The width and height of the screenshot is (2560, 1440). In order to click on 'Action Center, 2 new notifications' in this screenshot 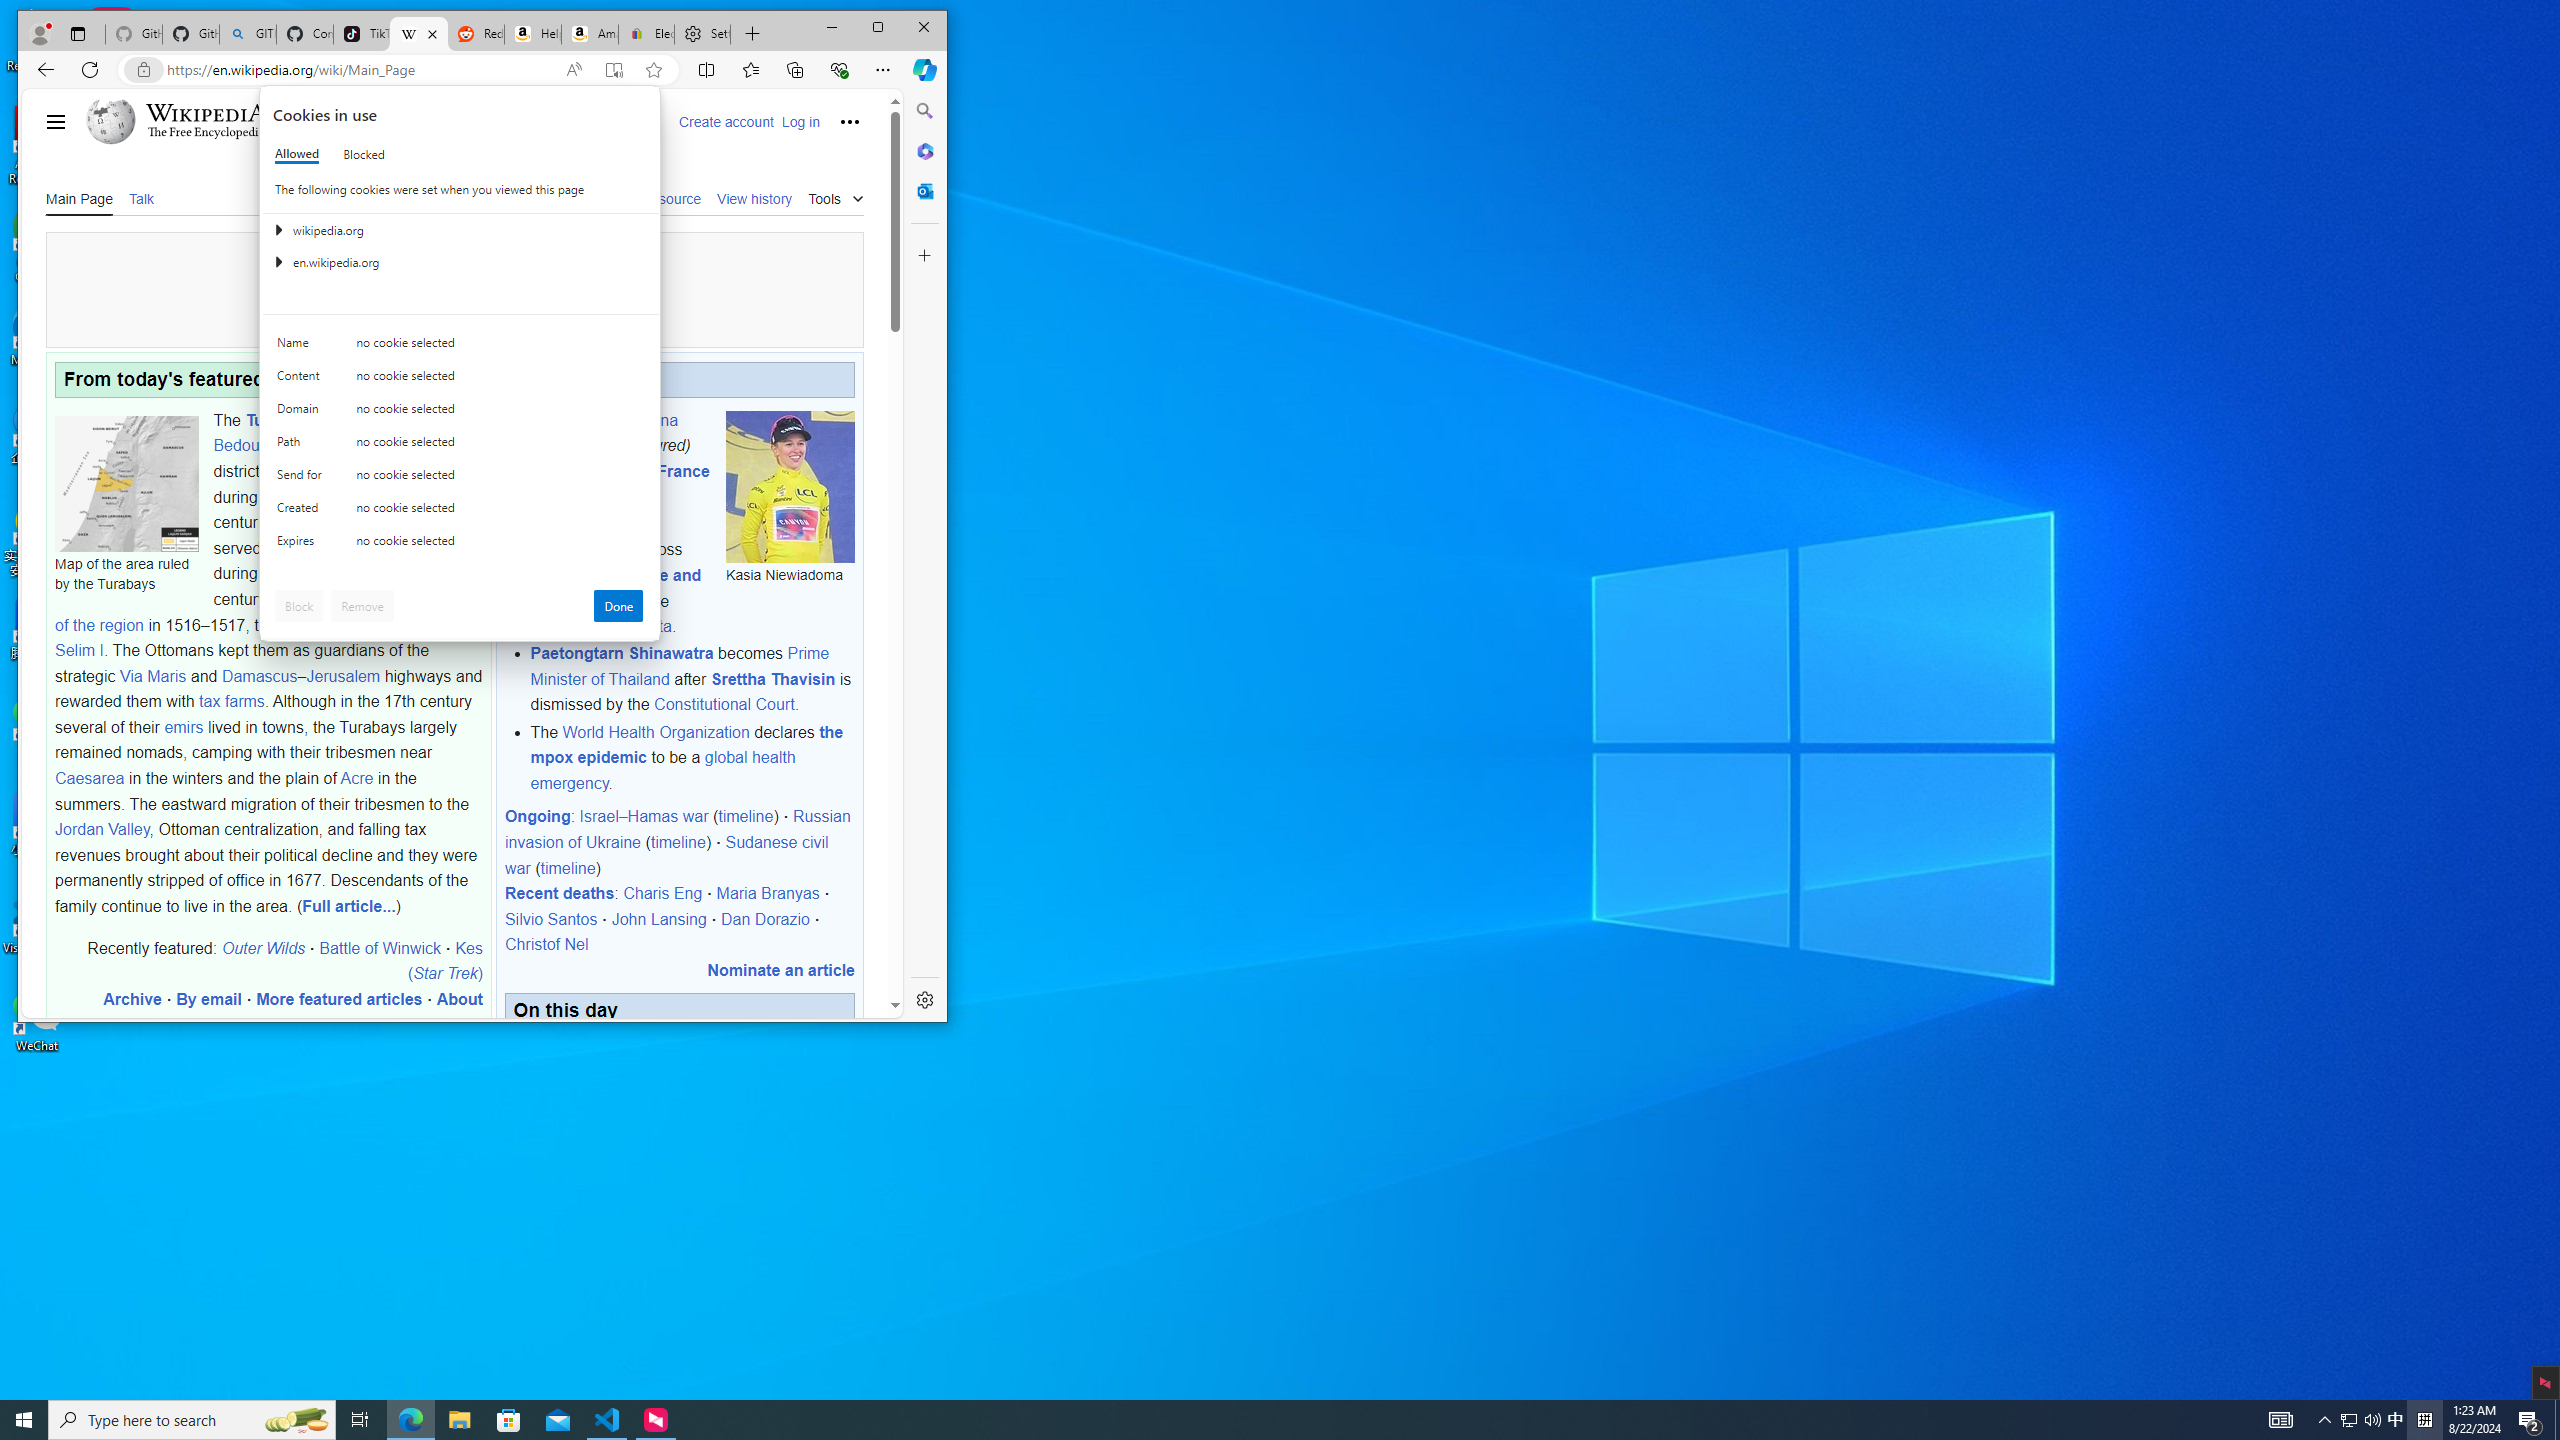, I will do `click(2530, 1418)`.